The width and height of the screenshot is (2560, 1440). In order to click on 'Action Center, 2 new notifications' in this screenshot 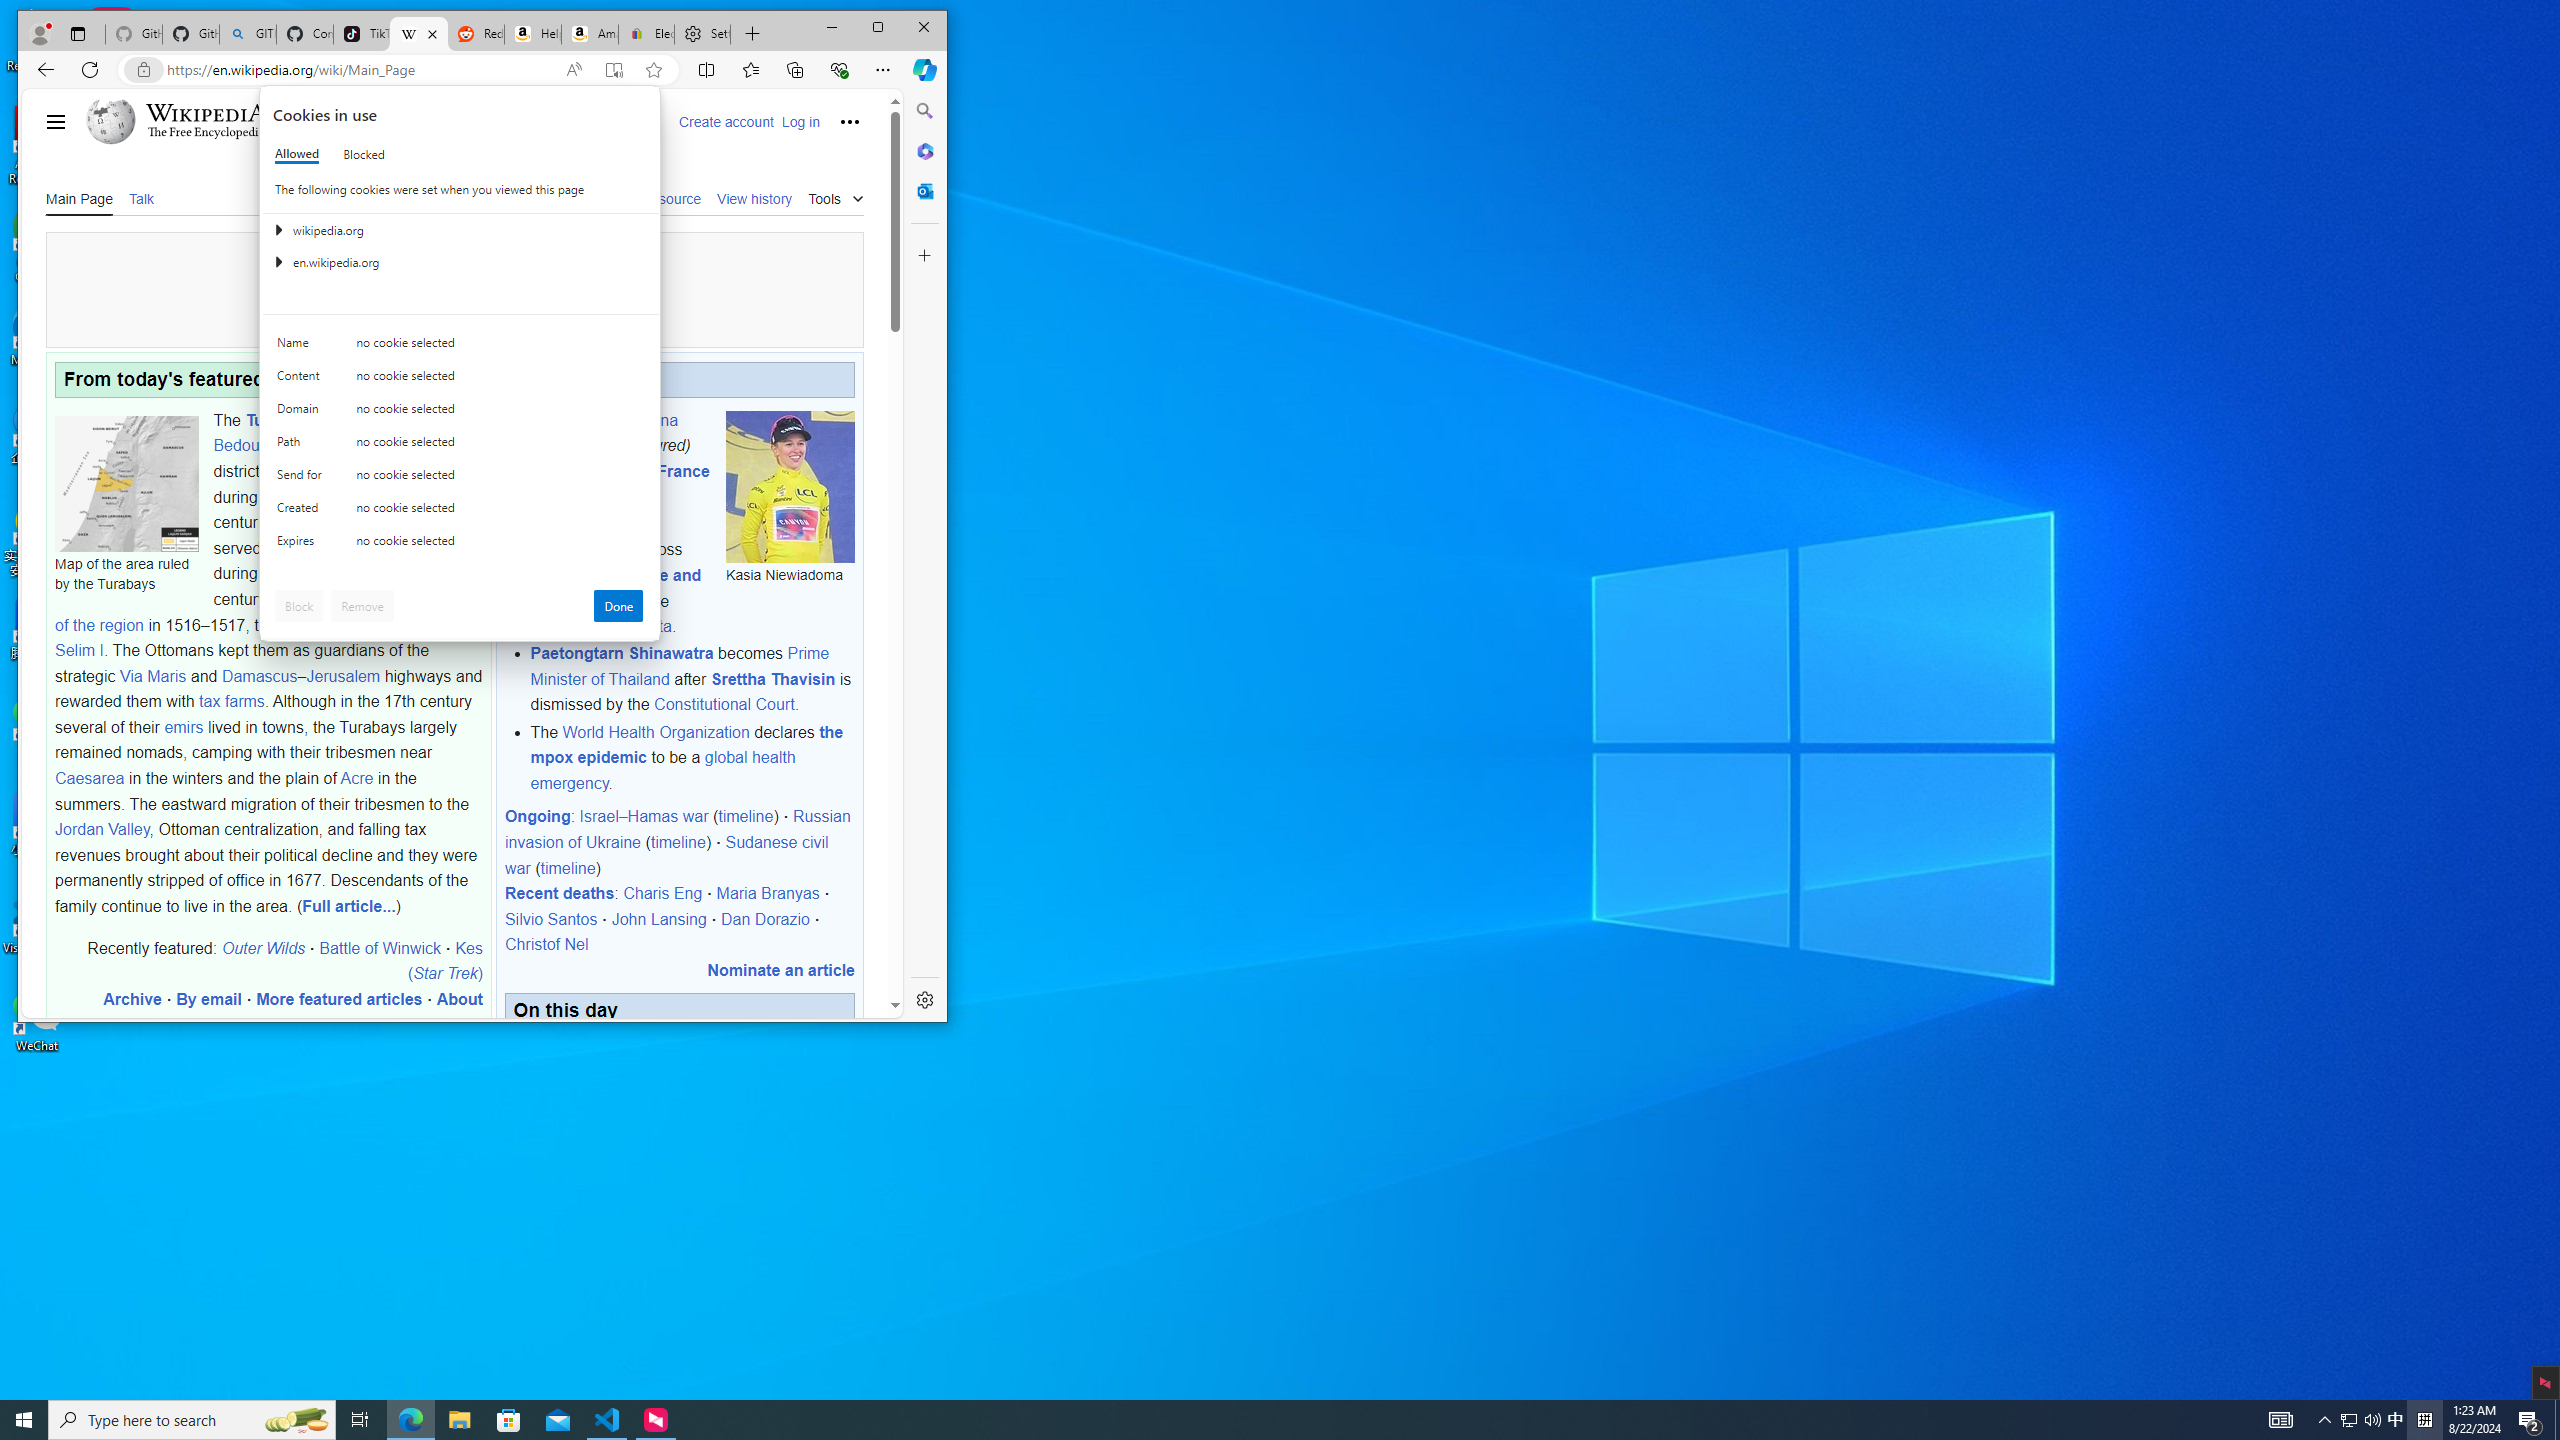, I will do `click(2530, 1418)`.